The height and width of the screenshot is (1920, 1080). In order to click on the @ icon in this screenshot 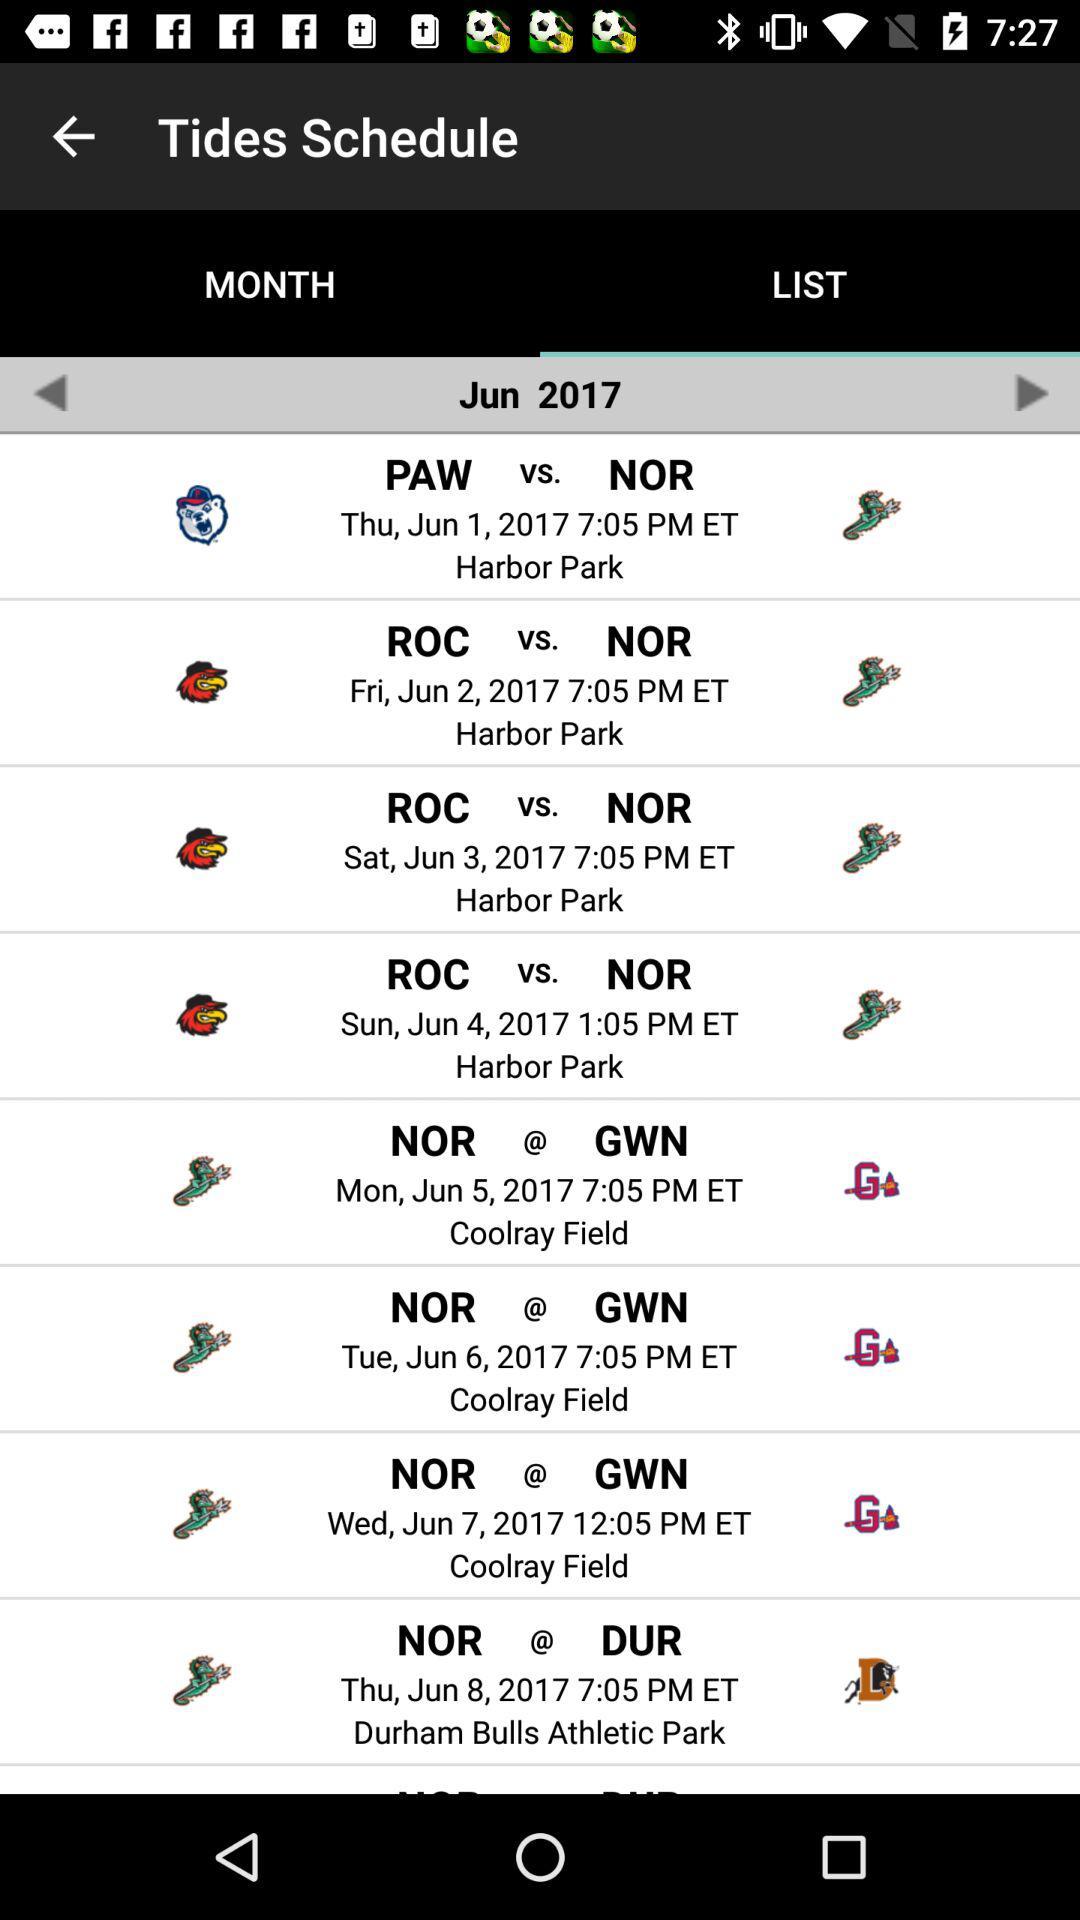, I will do `click(534, 1471)`.